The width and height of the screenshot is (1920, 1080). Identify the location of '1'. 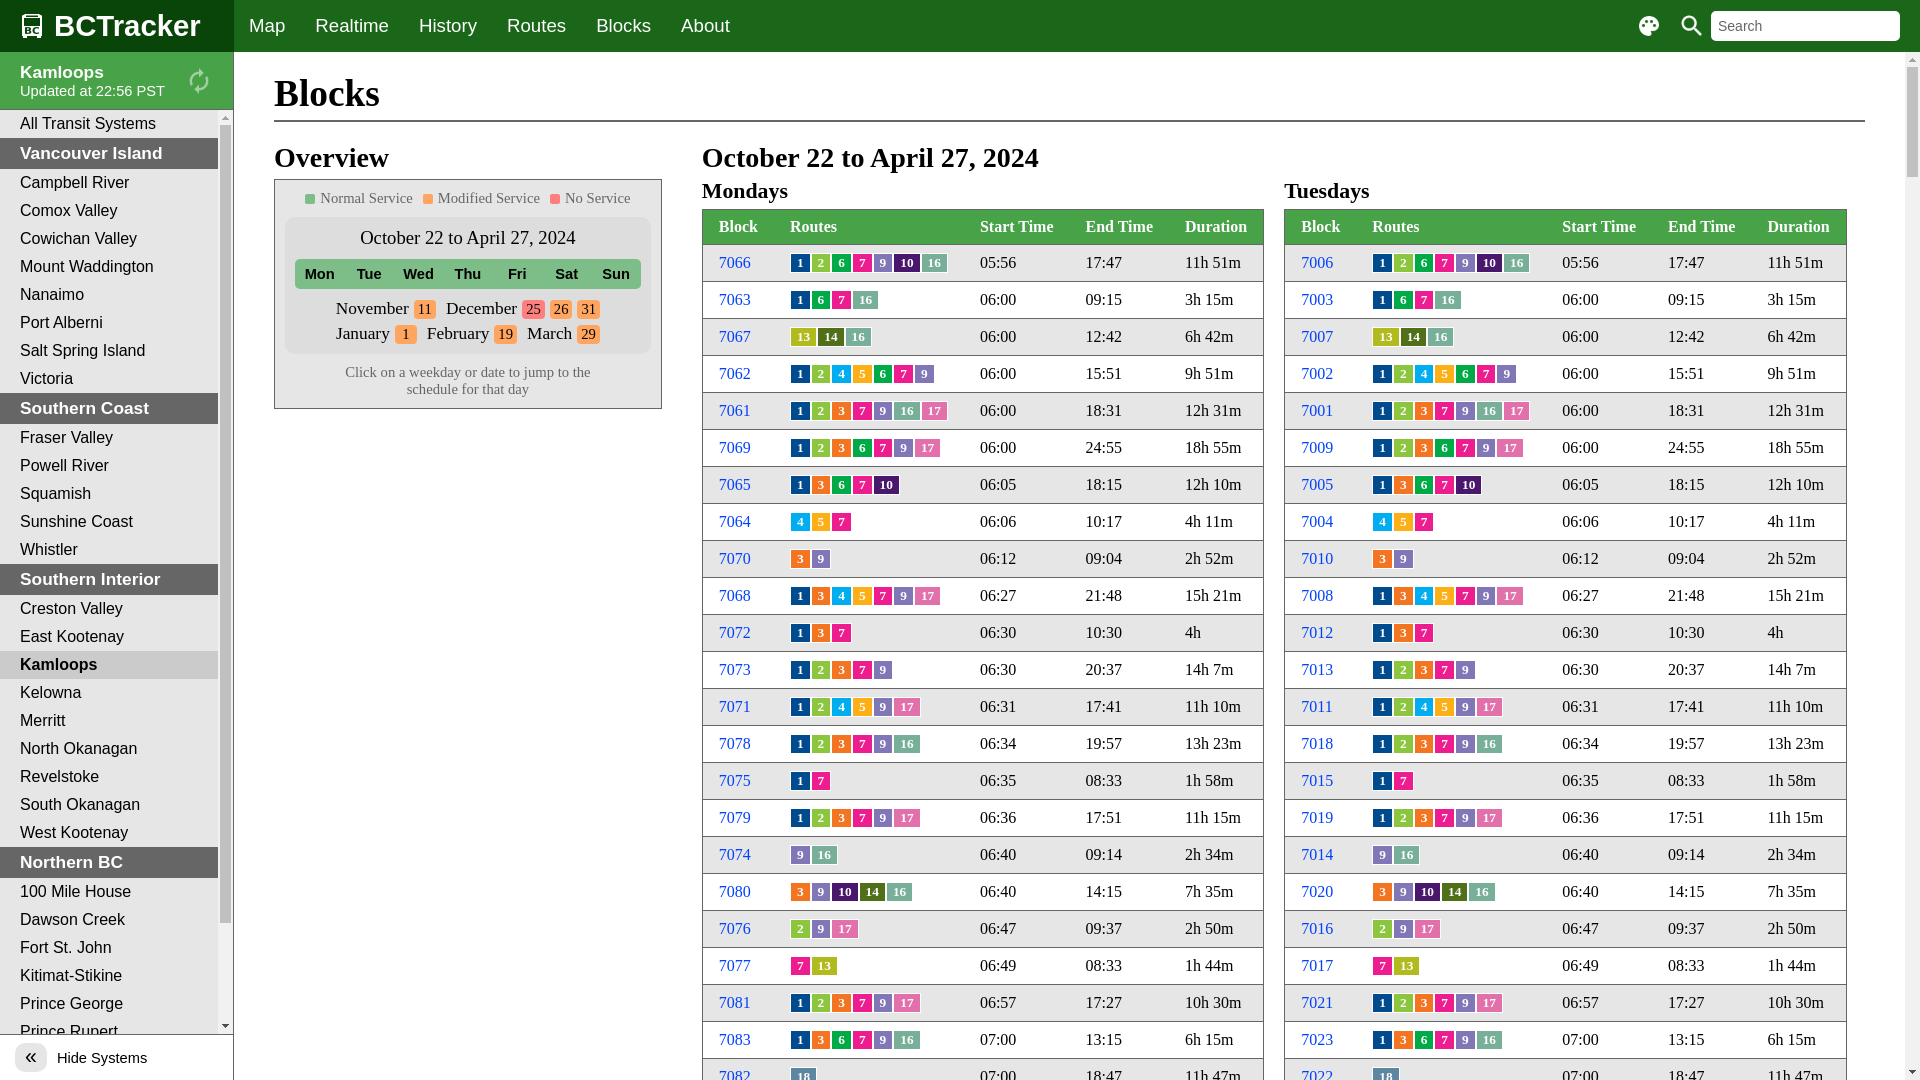
(800, 595).